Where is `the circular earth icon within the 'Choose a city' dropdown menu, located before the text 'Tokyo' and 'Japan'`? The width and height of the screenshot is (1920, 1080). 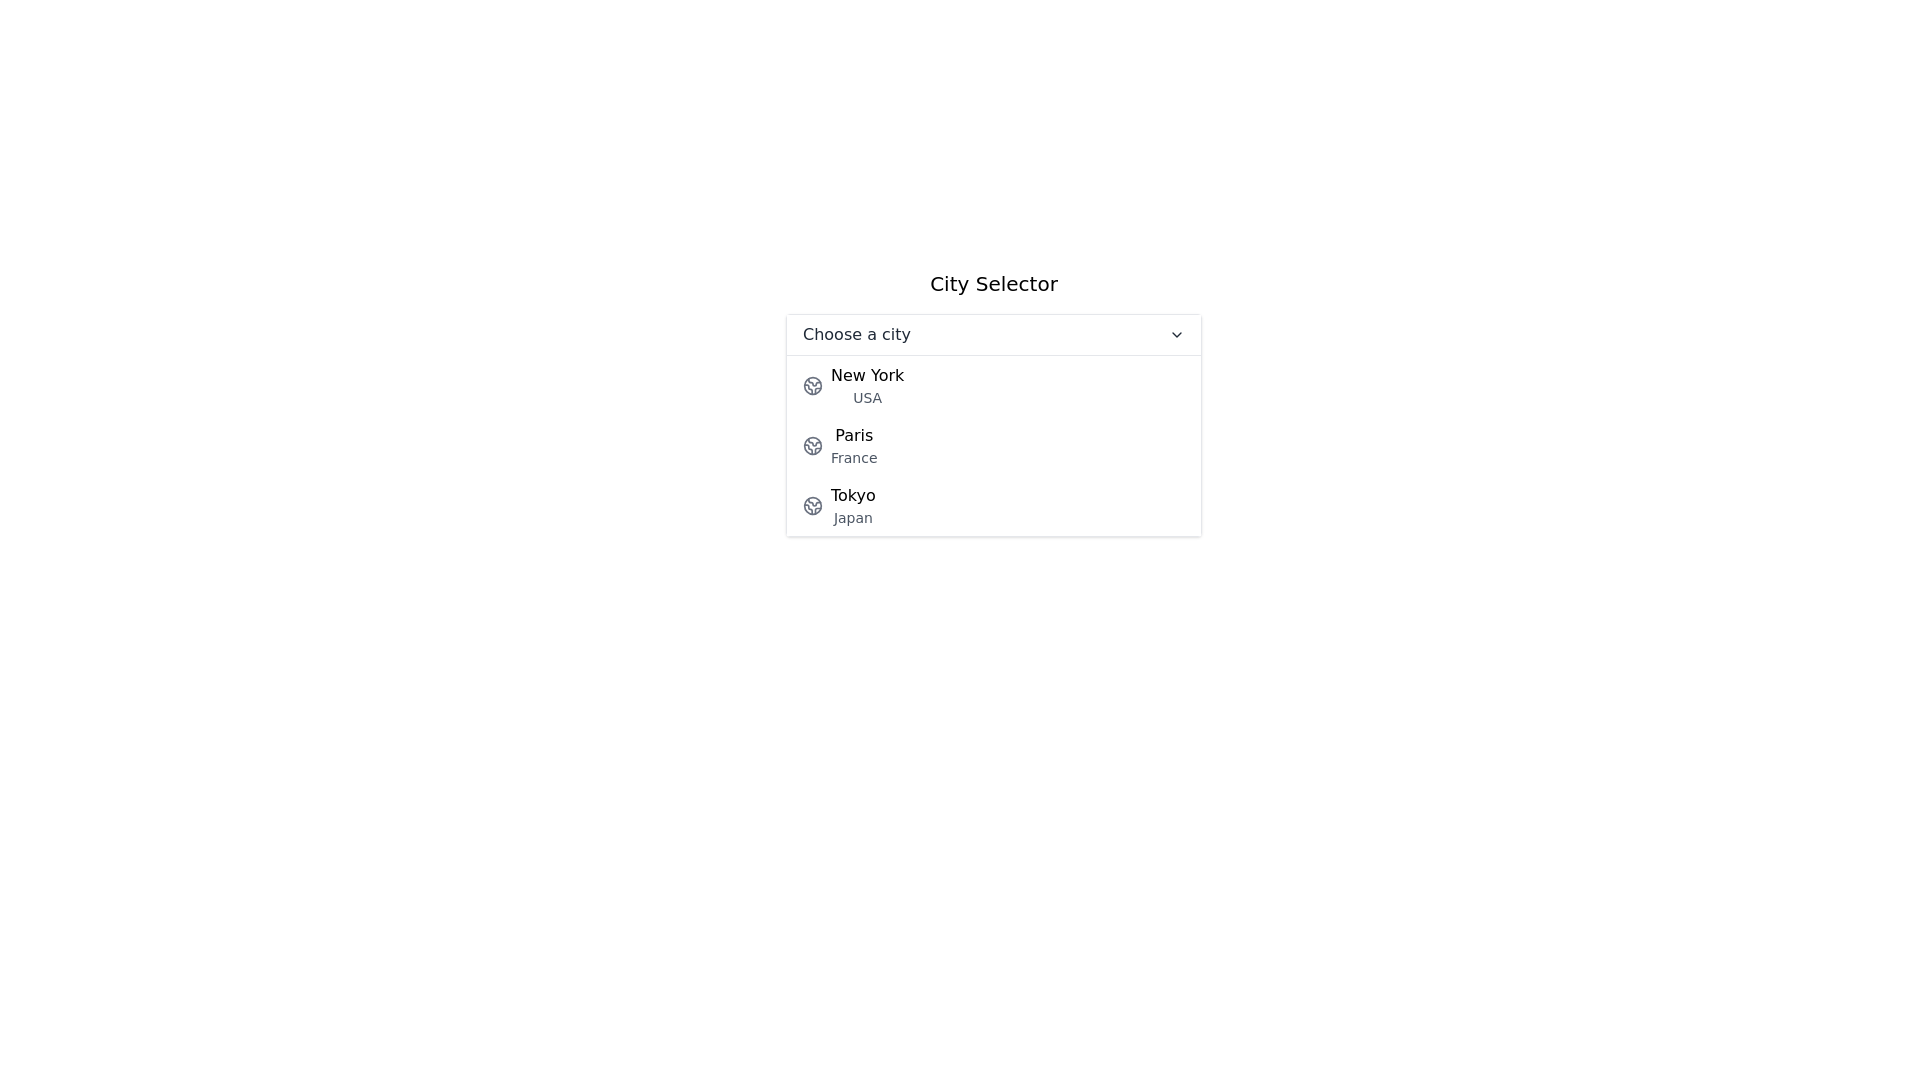 the circular earth icon within the 'Choose a city' dropdown menu, located before the text 'Tokyo' and 'Japan' is located at coordinates (812, 504).